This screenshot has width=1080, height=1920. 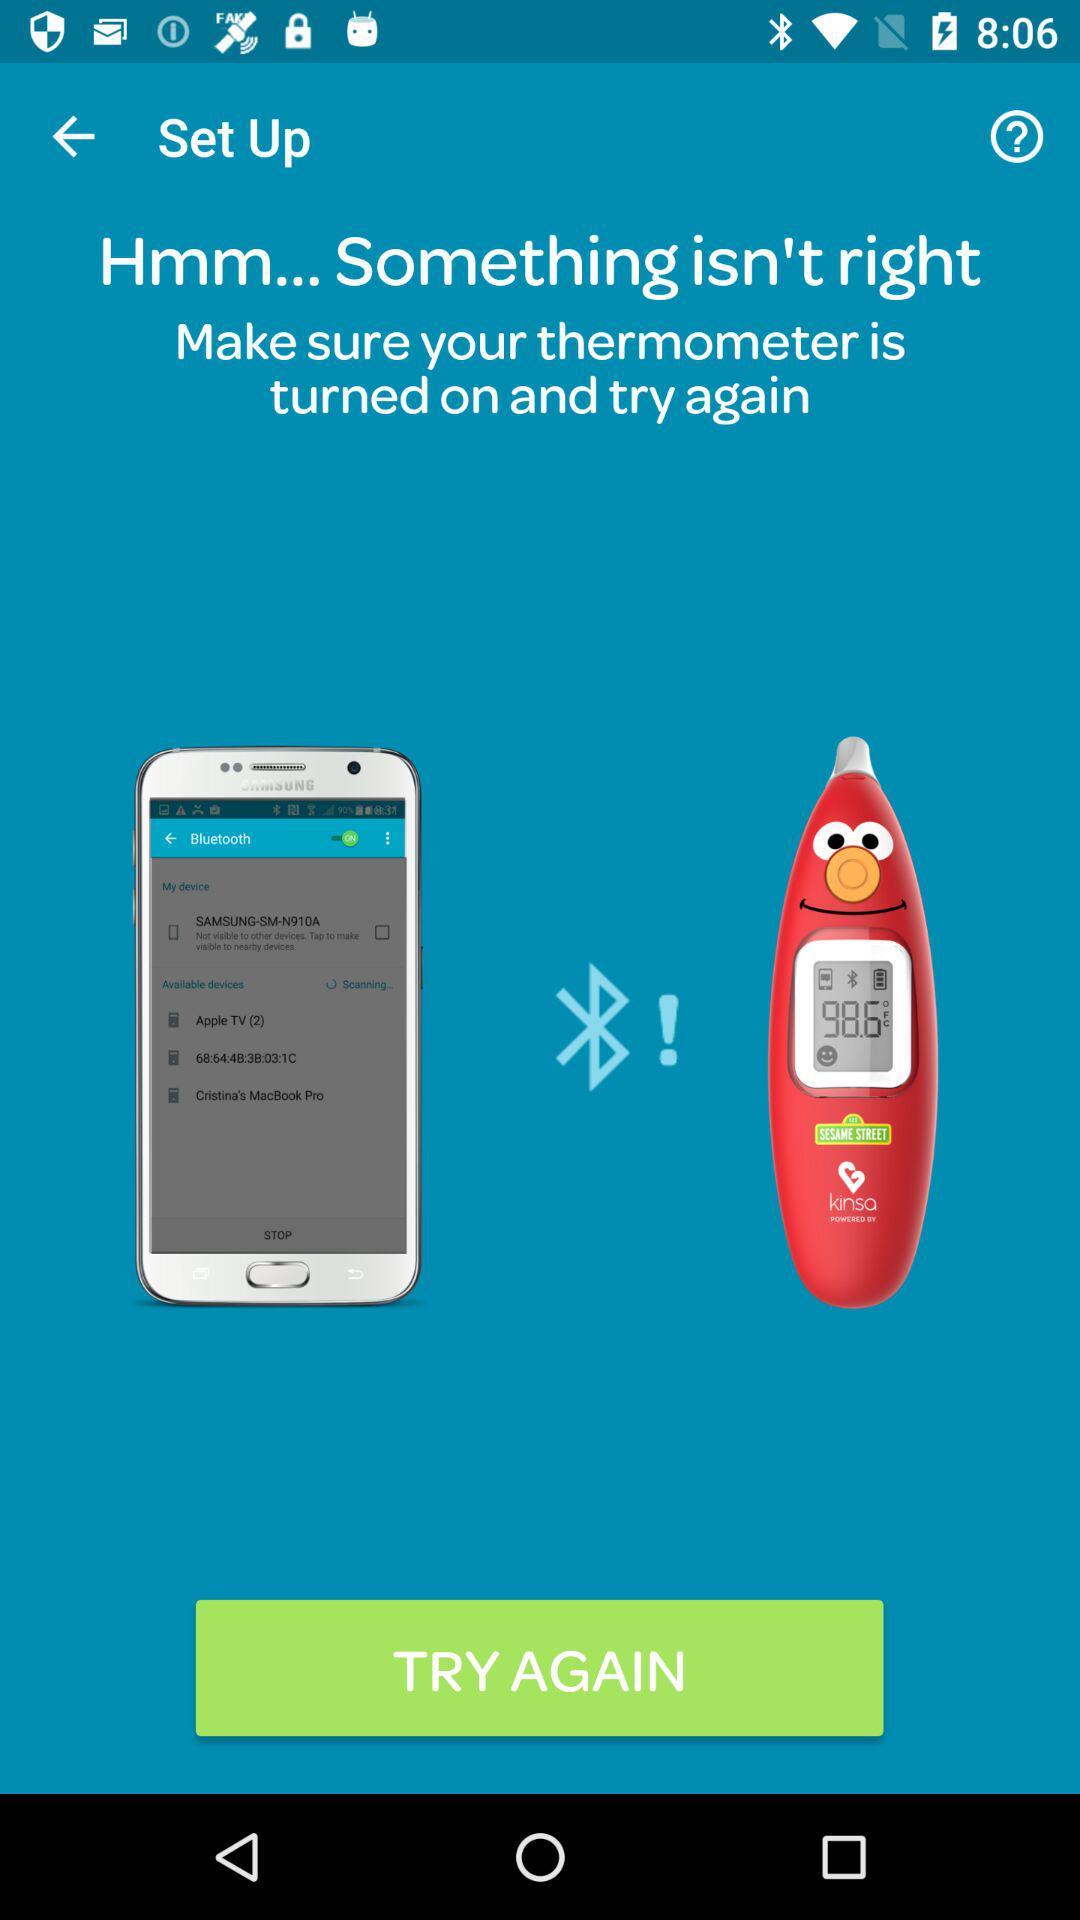 I want to click on item at the top right corner, so click(x=1017, y=135).